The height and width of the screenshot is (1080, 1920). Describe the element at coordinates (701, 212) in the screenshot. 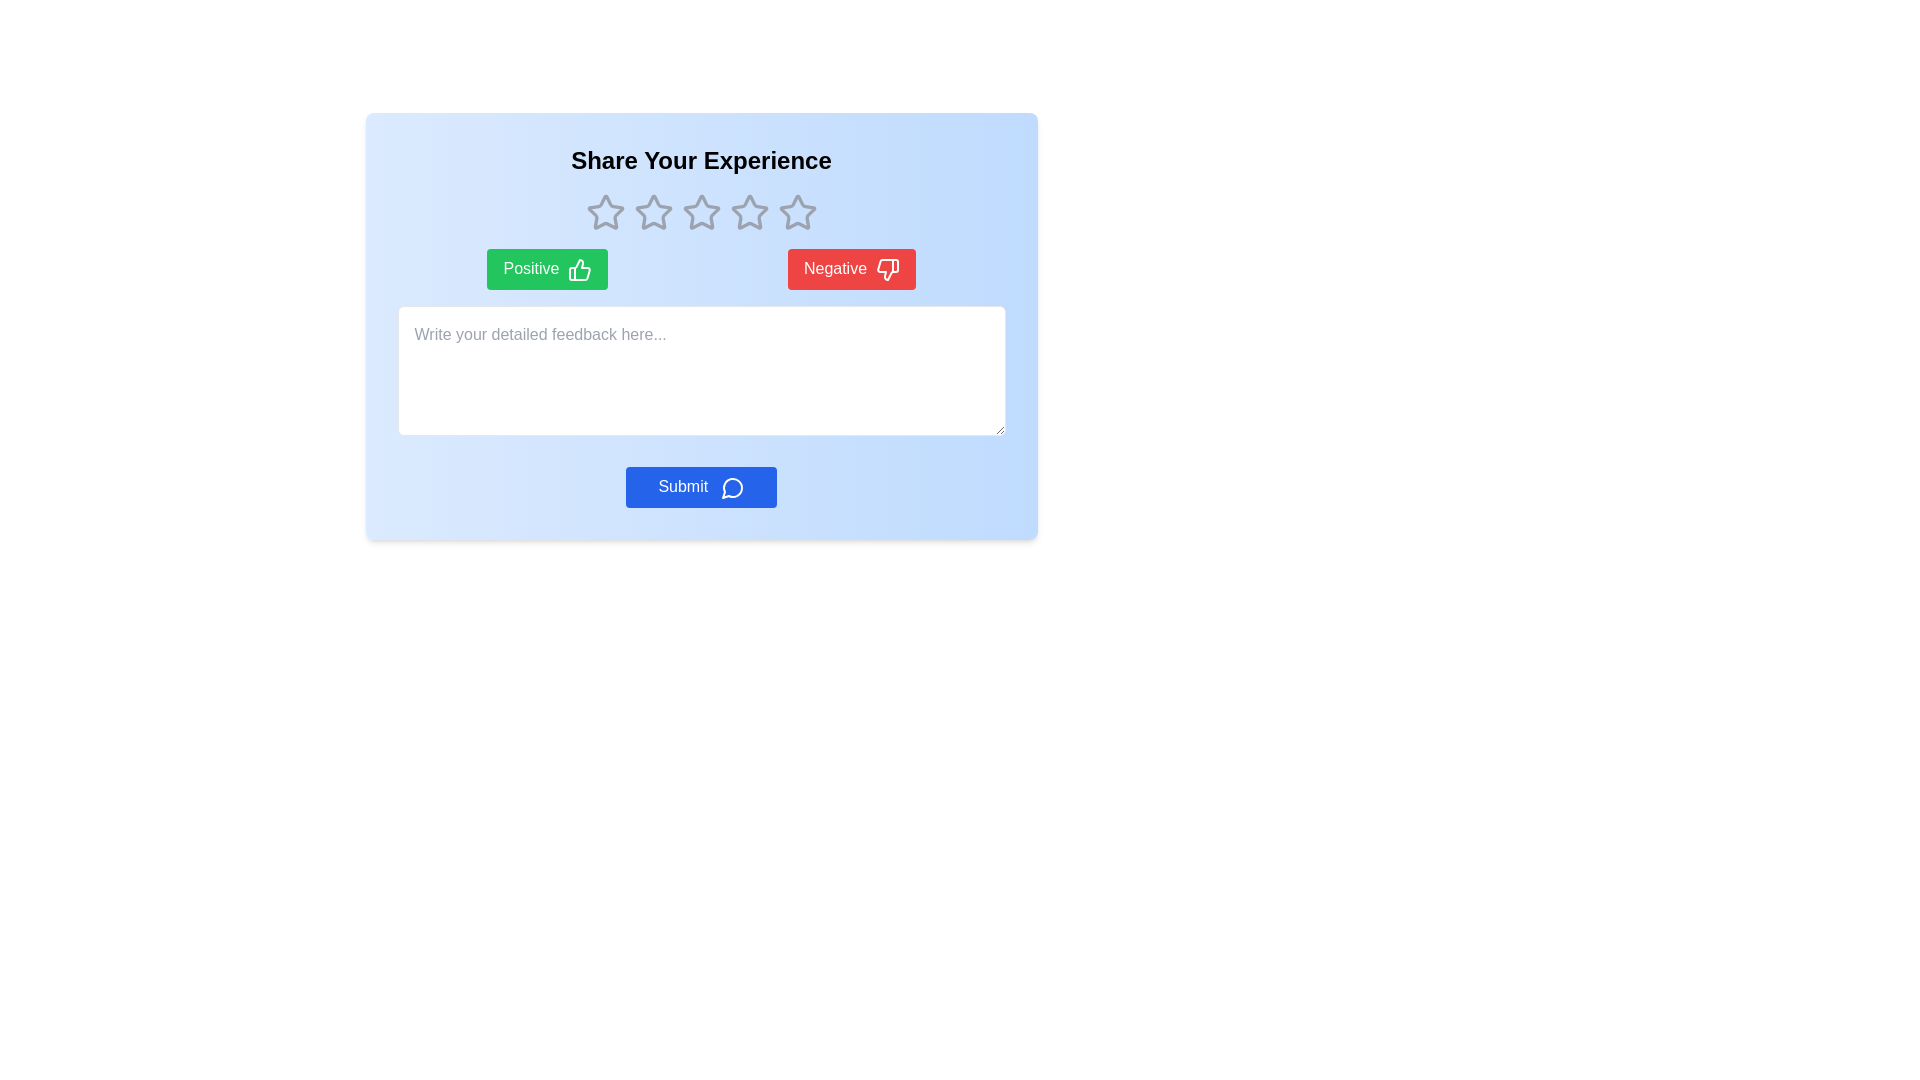

I see `the third star icon representing a three-star rating in the user feedback section` at that location.